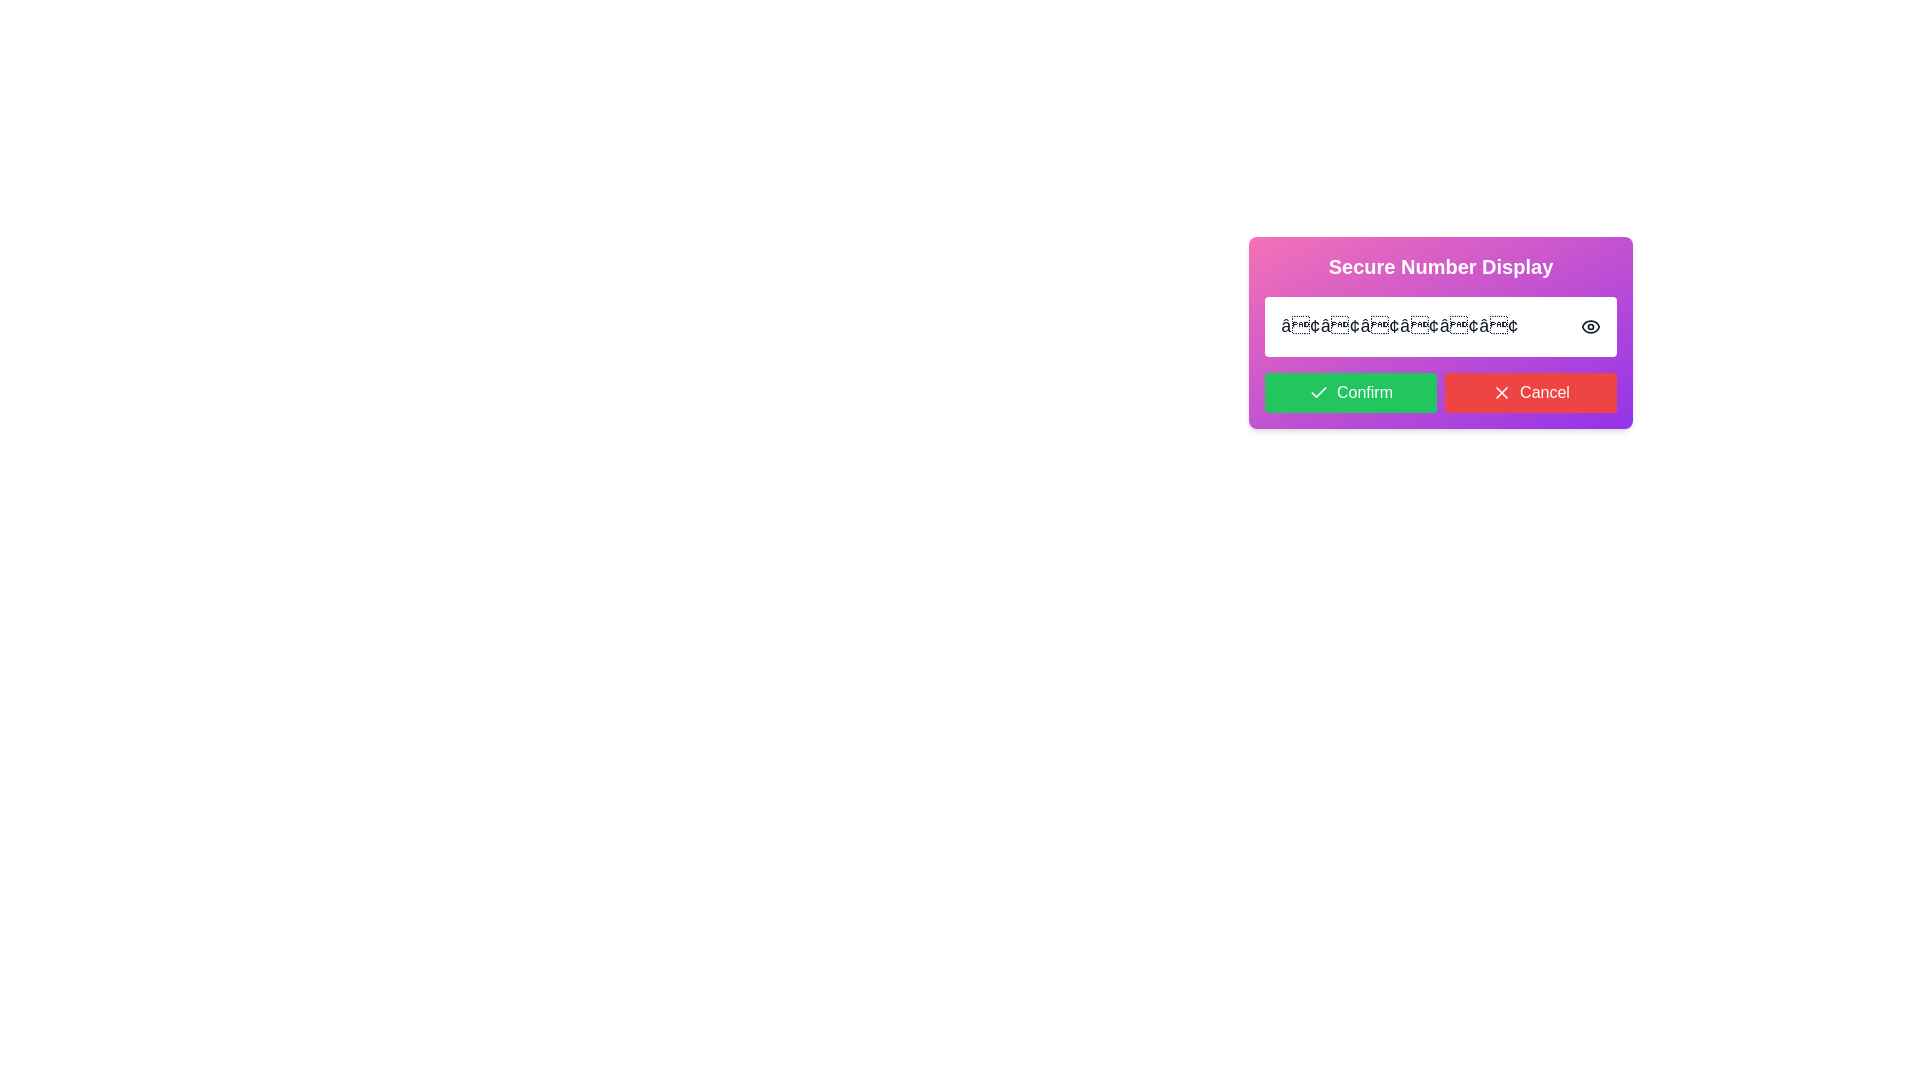 The image size is (1920, 1080). I want to click on the 'X' icon within the 'Cancel' button located at the bottom of the card-like modal interface, so click(1502, 393).